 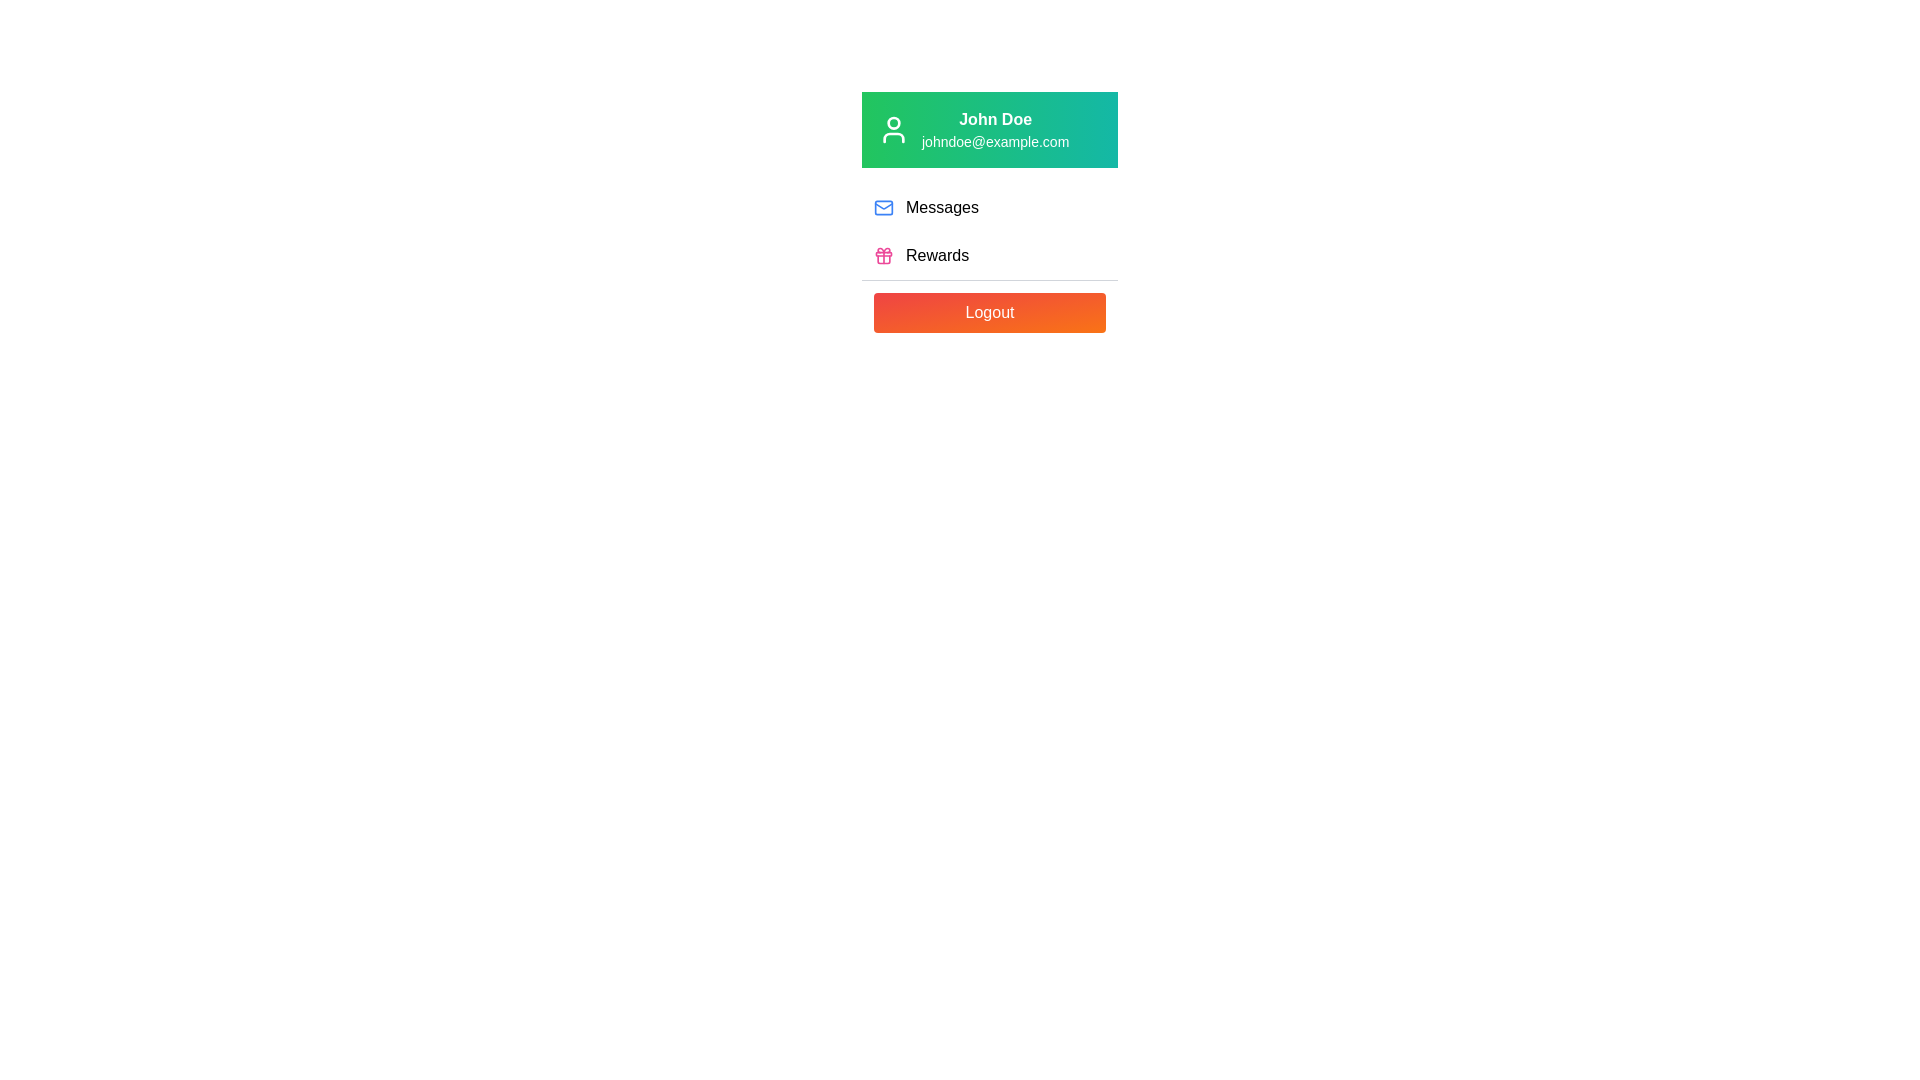 I want to click on the blue mail envelope icon located next to the text 'Messages' in the vertical navigation menu, so click(x=882, y=208).